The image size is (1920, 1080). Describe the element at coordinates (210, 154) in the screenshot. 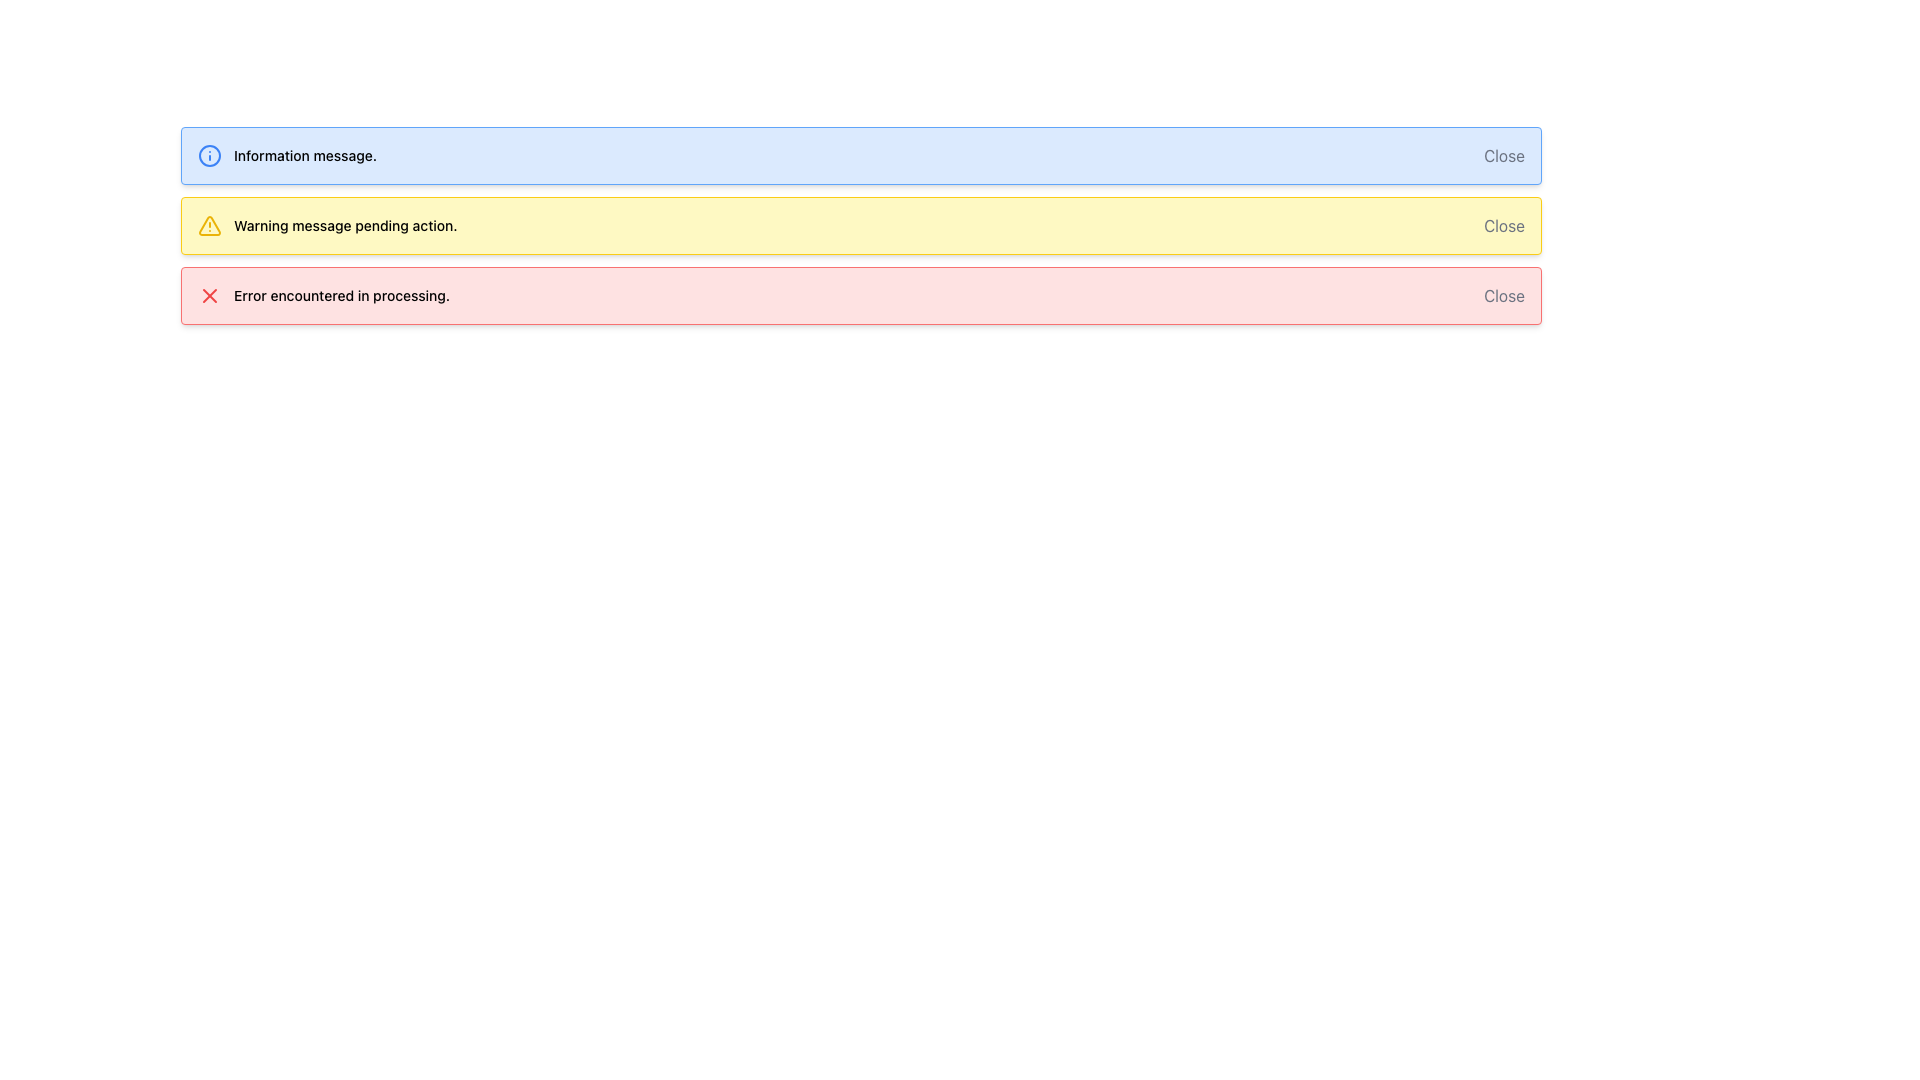

I see `the central circle of the 'Information message' icon, which is located on the left side of the blue information panel` at that location.